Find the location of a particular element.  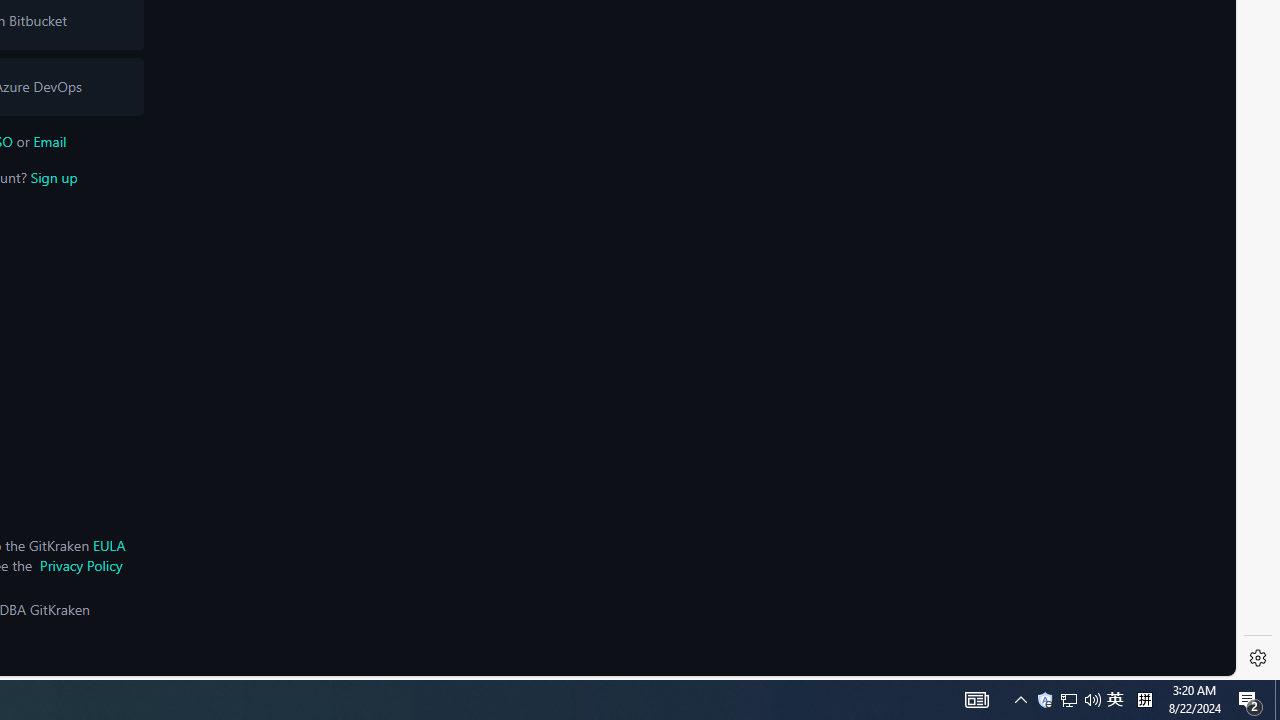

'EULA' is located at coordinates (107, 545).